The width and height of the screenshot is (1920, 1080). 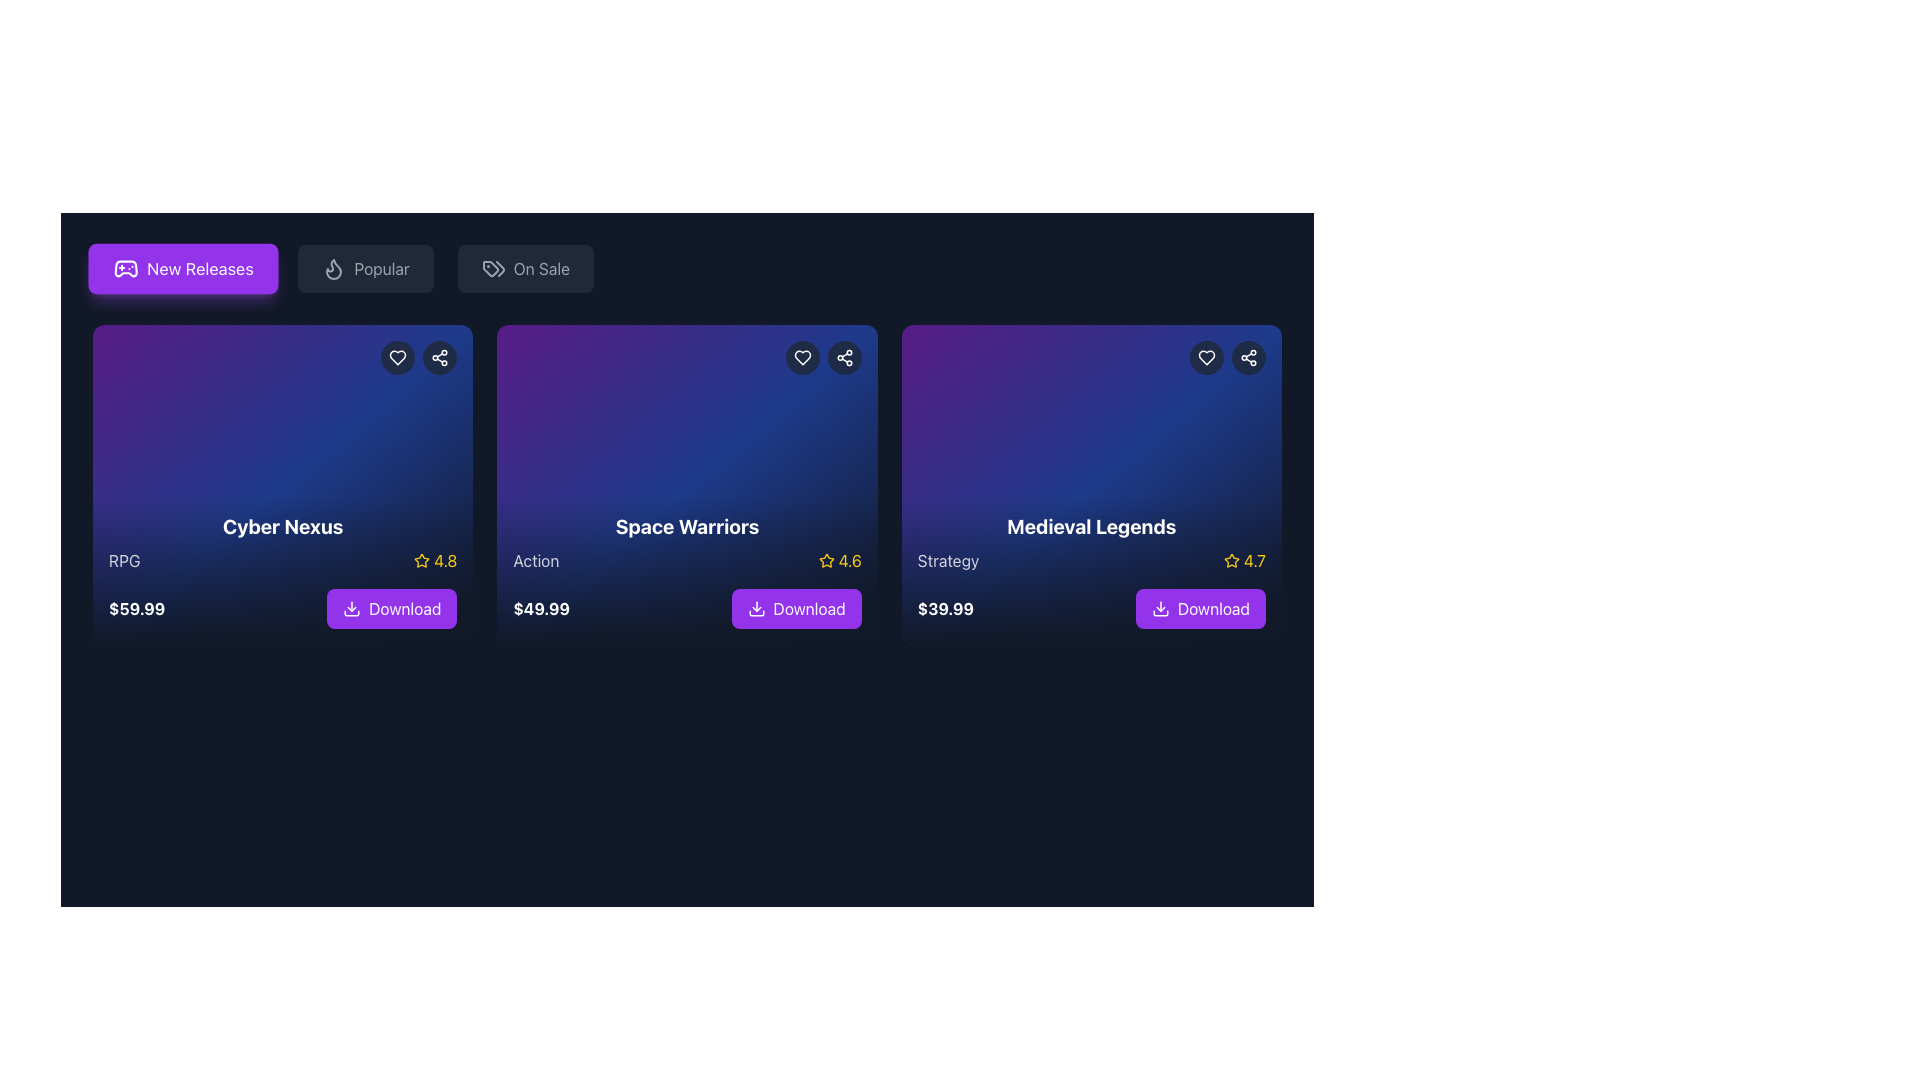 I want to click on the 'Popular' text label within the selectable button that filters items, positioned between 'New Releases' and 'On Sale', so click(x=382, y=268).